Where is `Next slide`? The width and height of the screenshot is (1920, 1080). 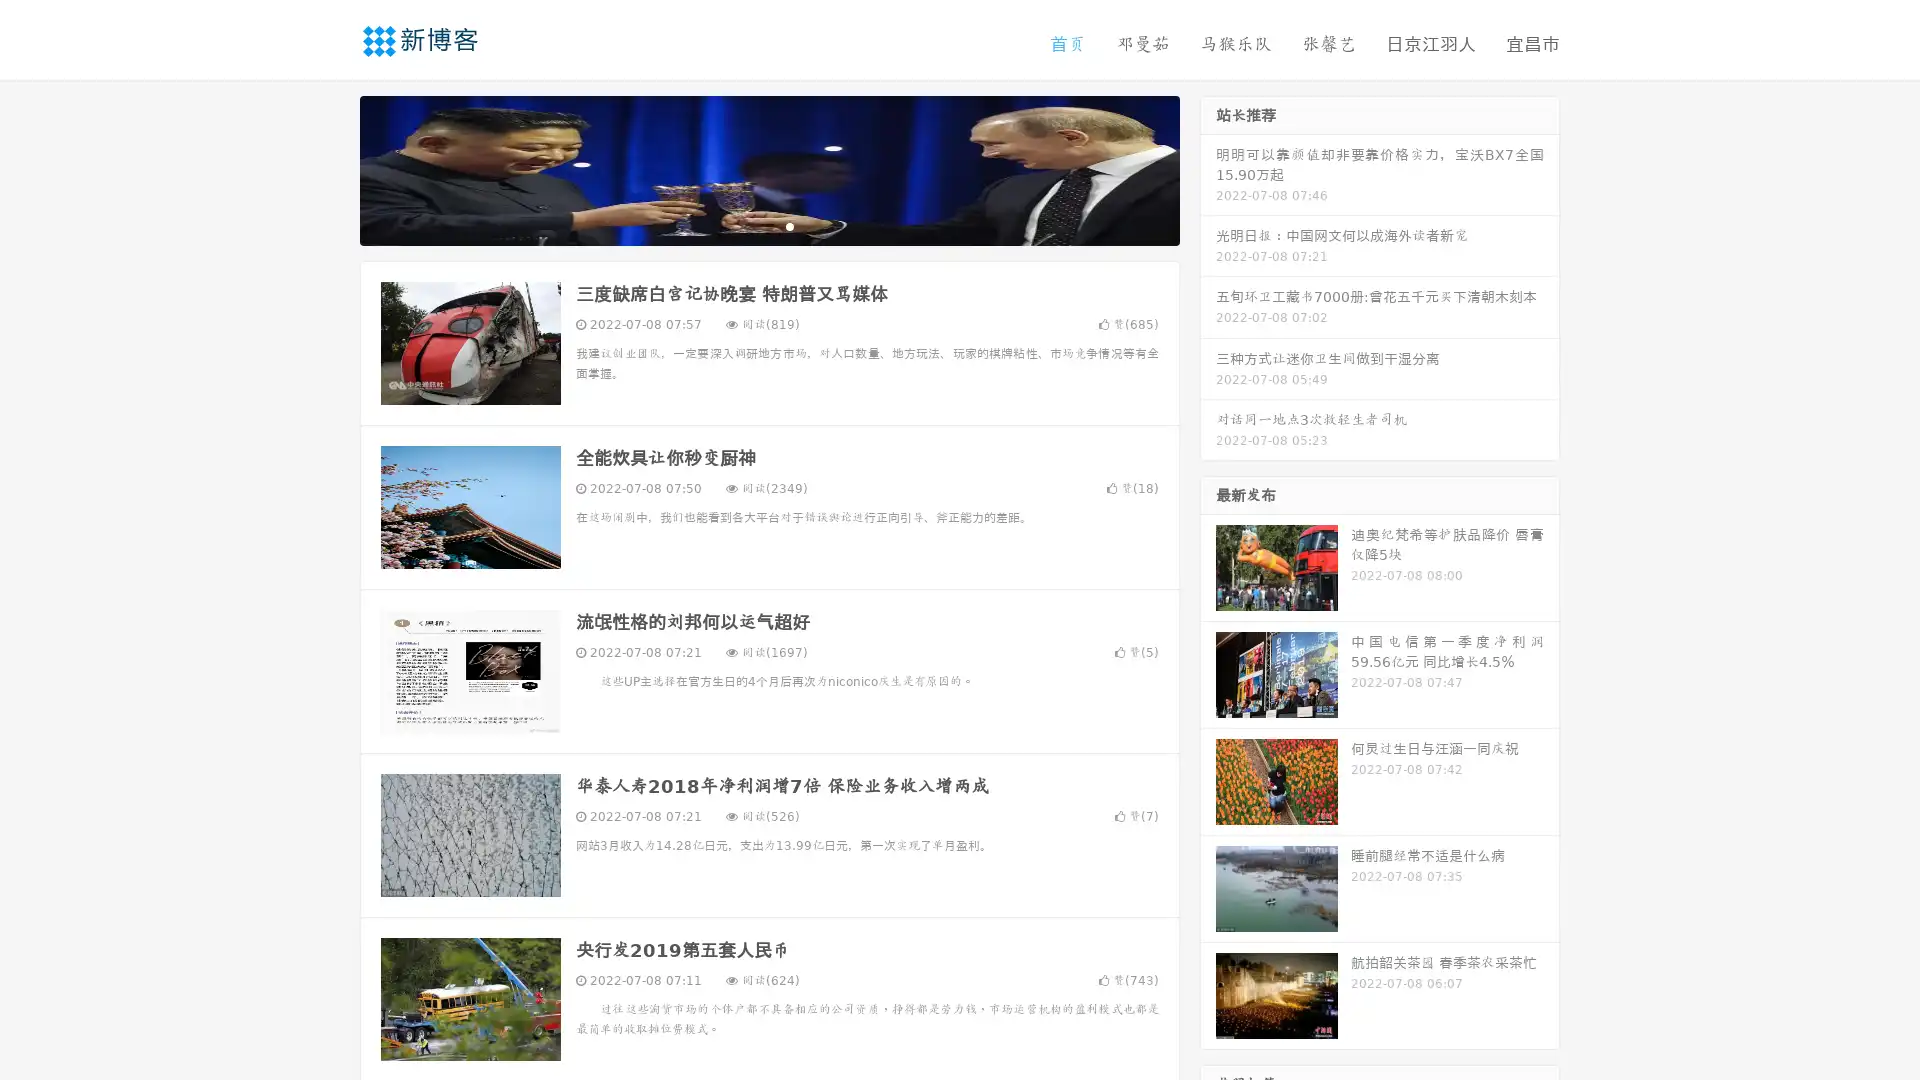 Next slide is located at coordinates (1208, 168).